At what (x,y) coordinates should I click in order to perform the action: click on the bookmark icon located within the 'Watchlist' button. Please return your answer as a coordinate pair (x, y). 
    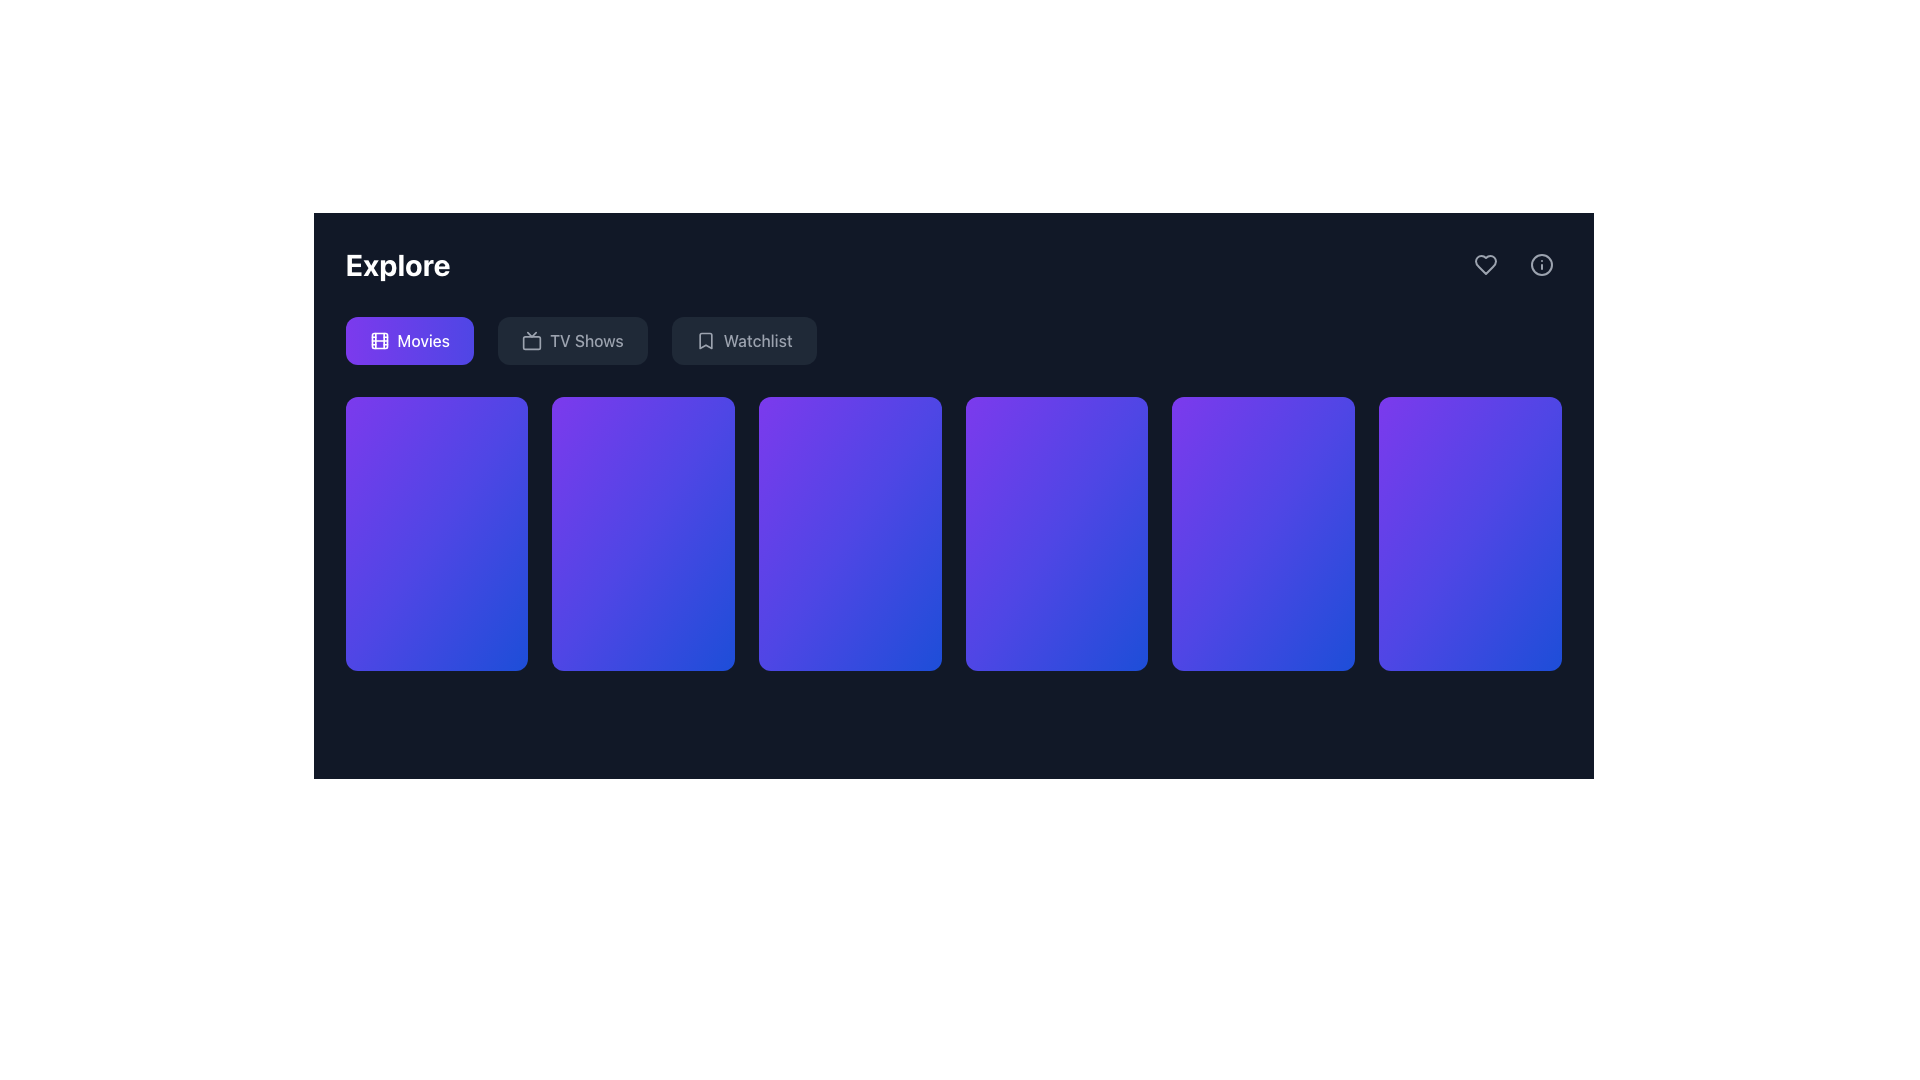
    Looking at the image, I should click on (705, 339).